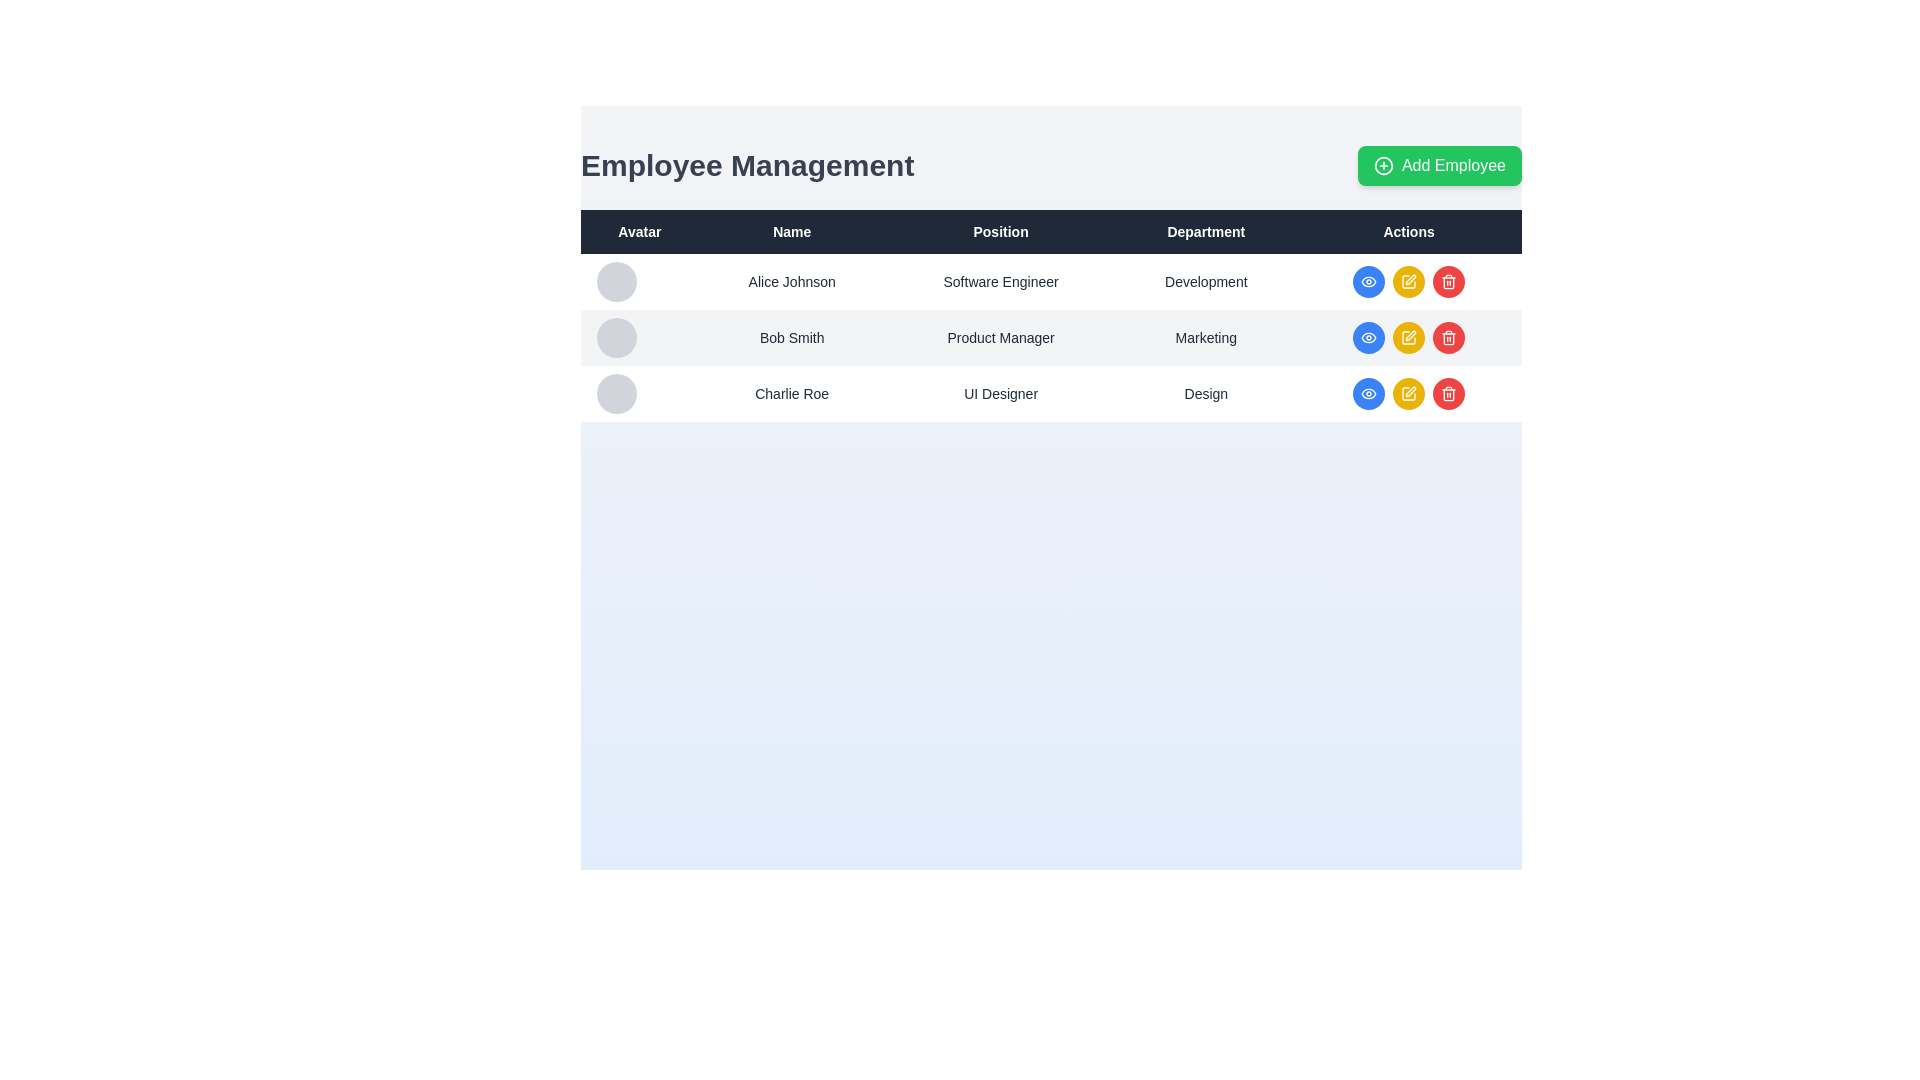 The image size is (1920, 1080). What do you see at coordinates (1449, 281) in the screenshot?
I see `the circular red button with a white trash can icon located in the 'Actions' column of the first row under 'Employee Management'` at bounding box center [1449, 281].